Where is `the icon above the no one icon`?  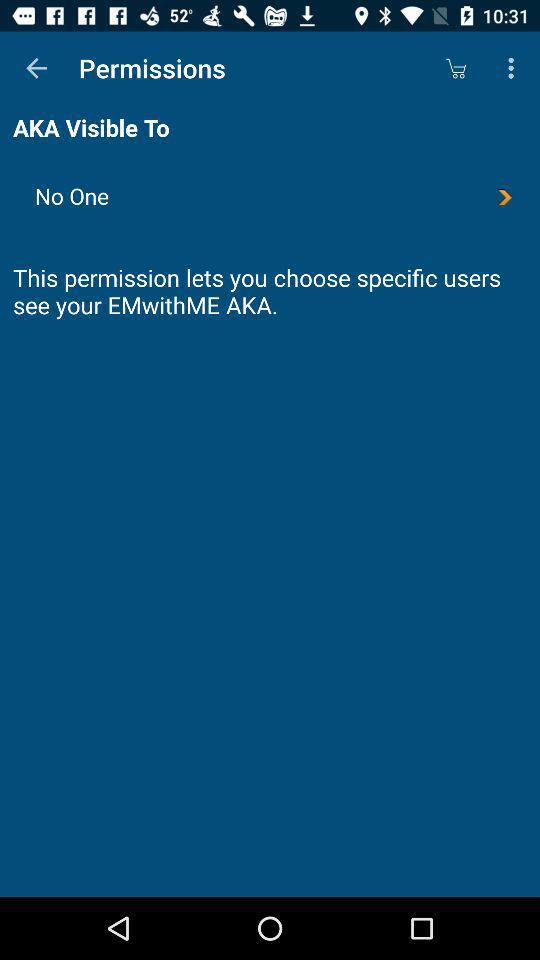 the icon above the no one icon is located at coordinates (455, 68).